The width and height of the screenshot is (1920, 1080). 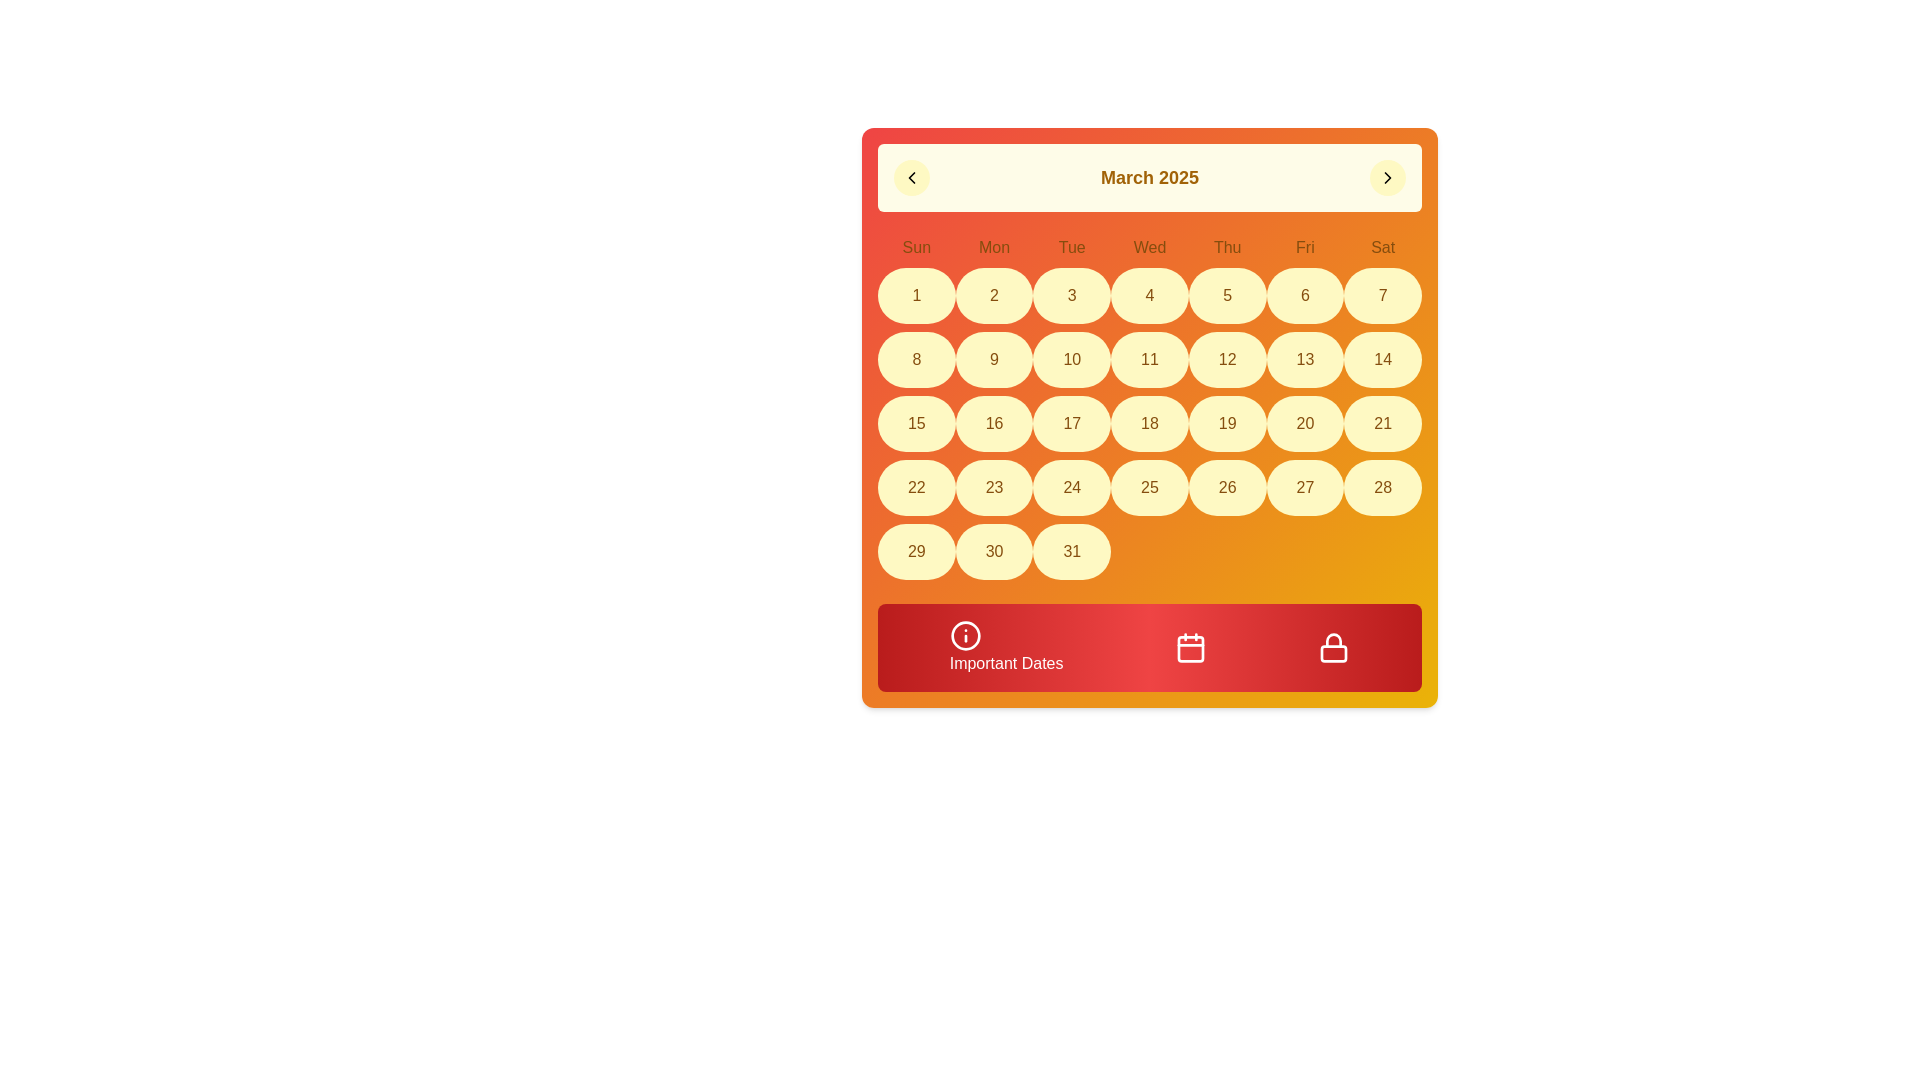 What do you see at coordinates (1305, 296) in the screenshot?
I see `the calendar element representing the sixth day of the month, located under the 'Fri' column in the first row of a calendar grid` at bounding box center [1305, 296].